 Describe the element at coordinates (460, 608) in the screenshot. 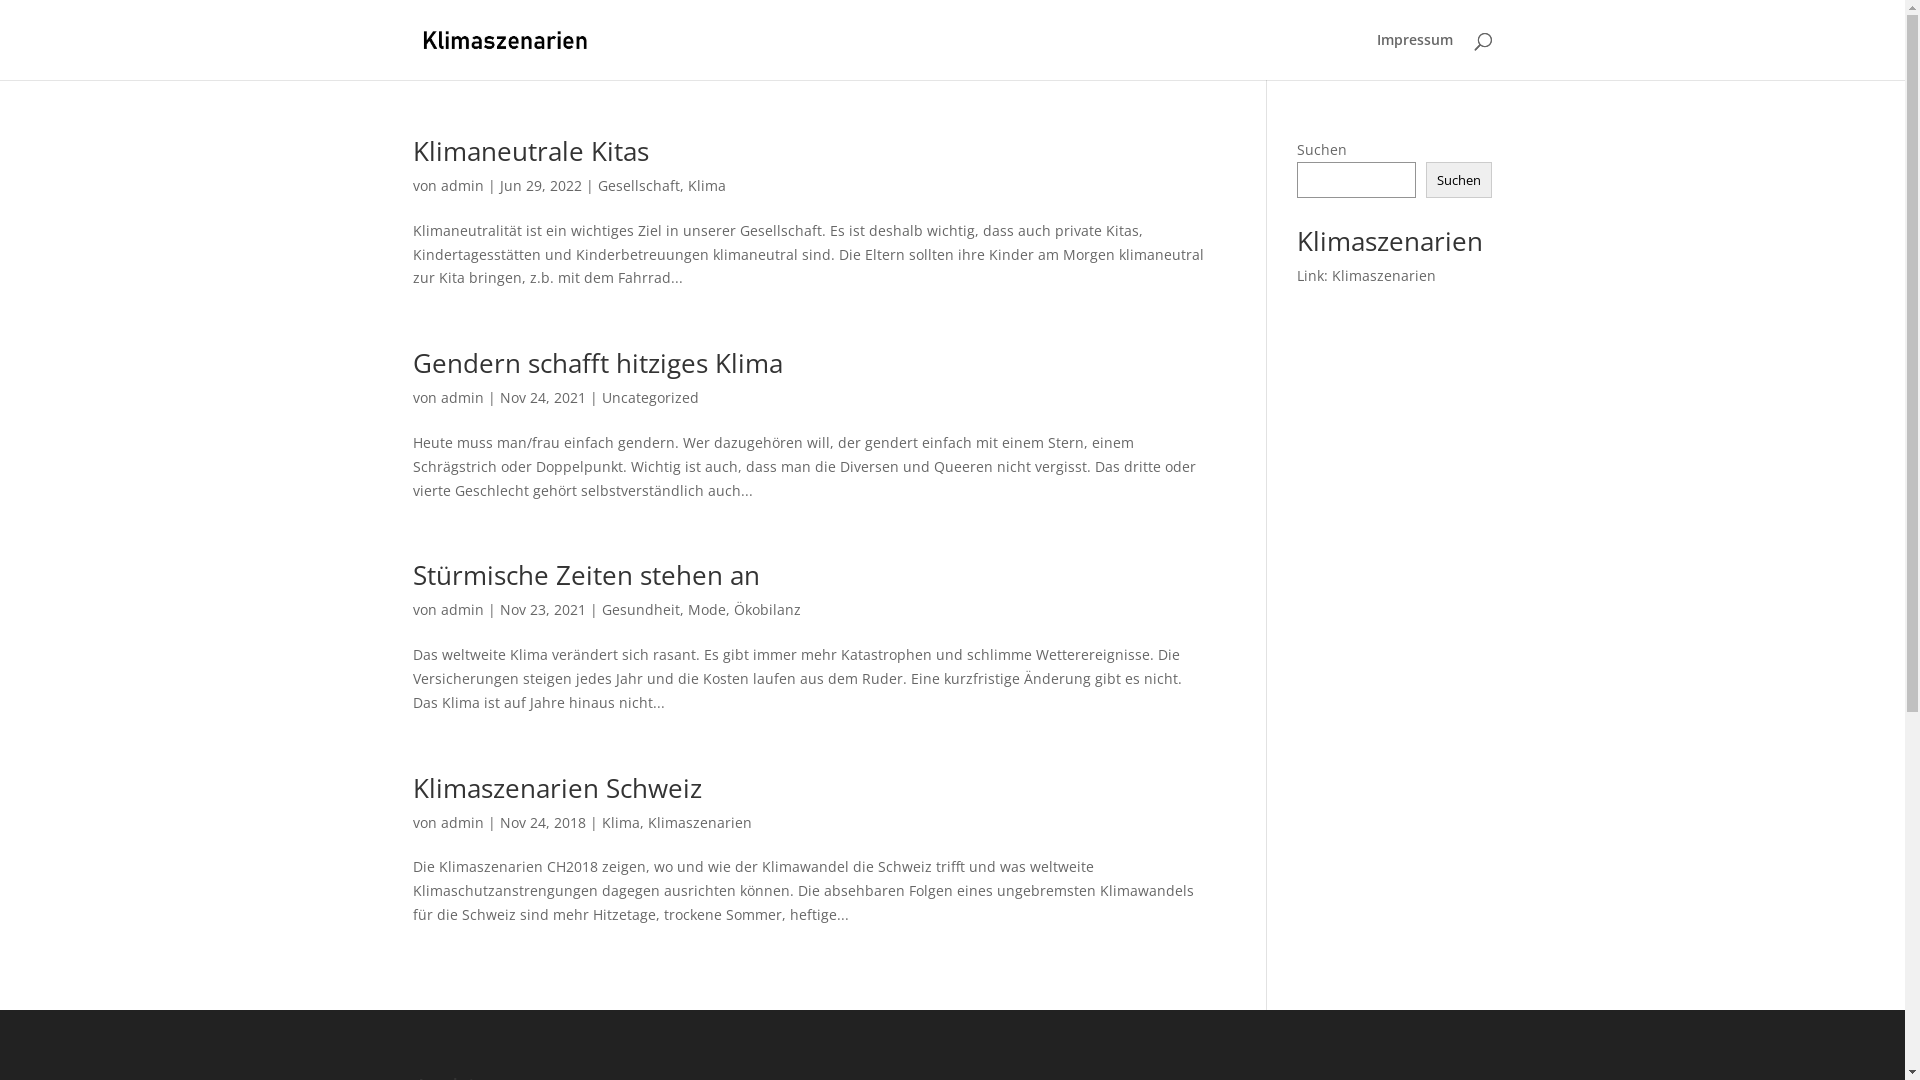

I see `'admin'` at that location.